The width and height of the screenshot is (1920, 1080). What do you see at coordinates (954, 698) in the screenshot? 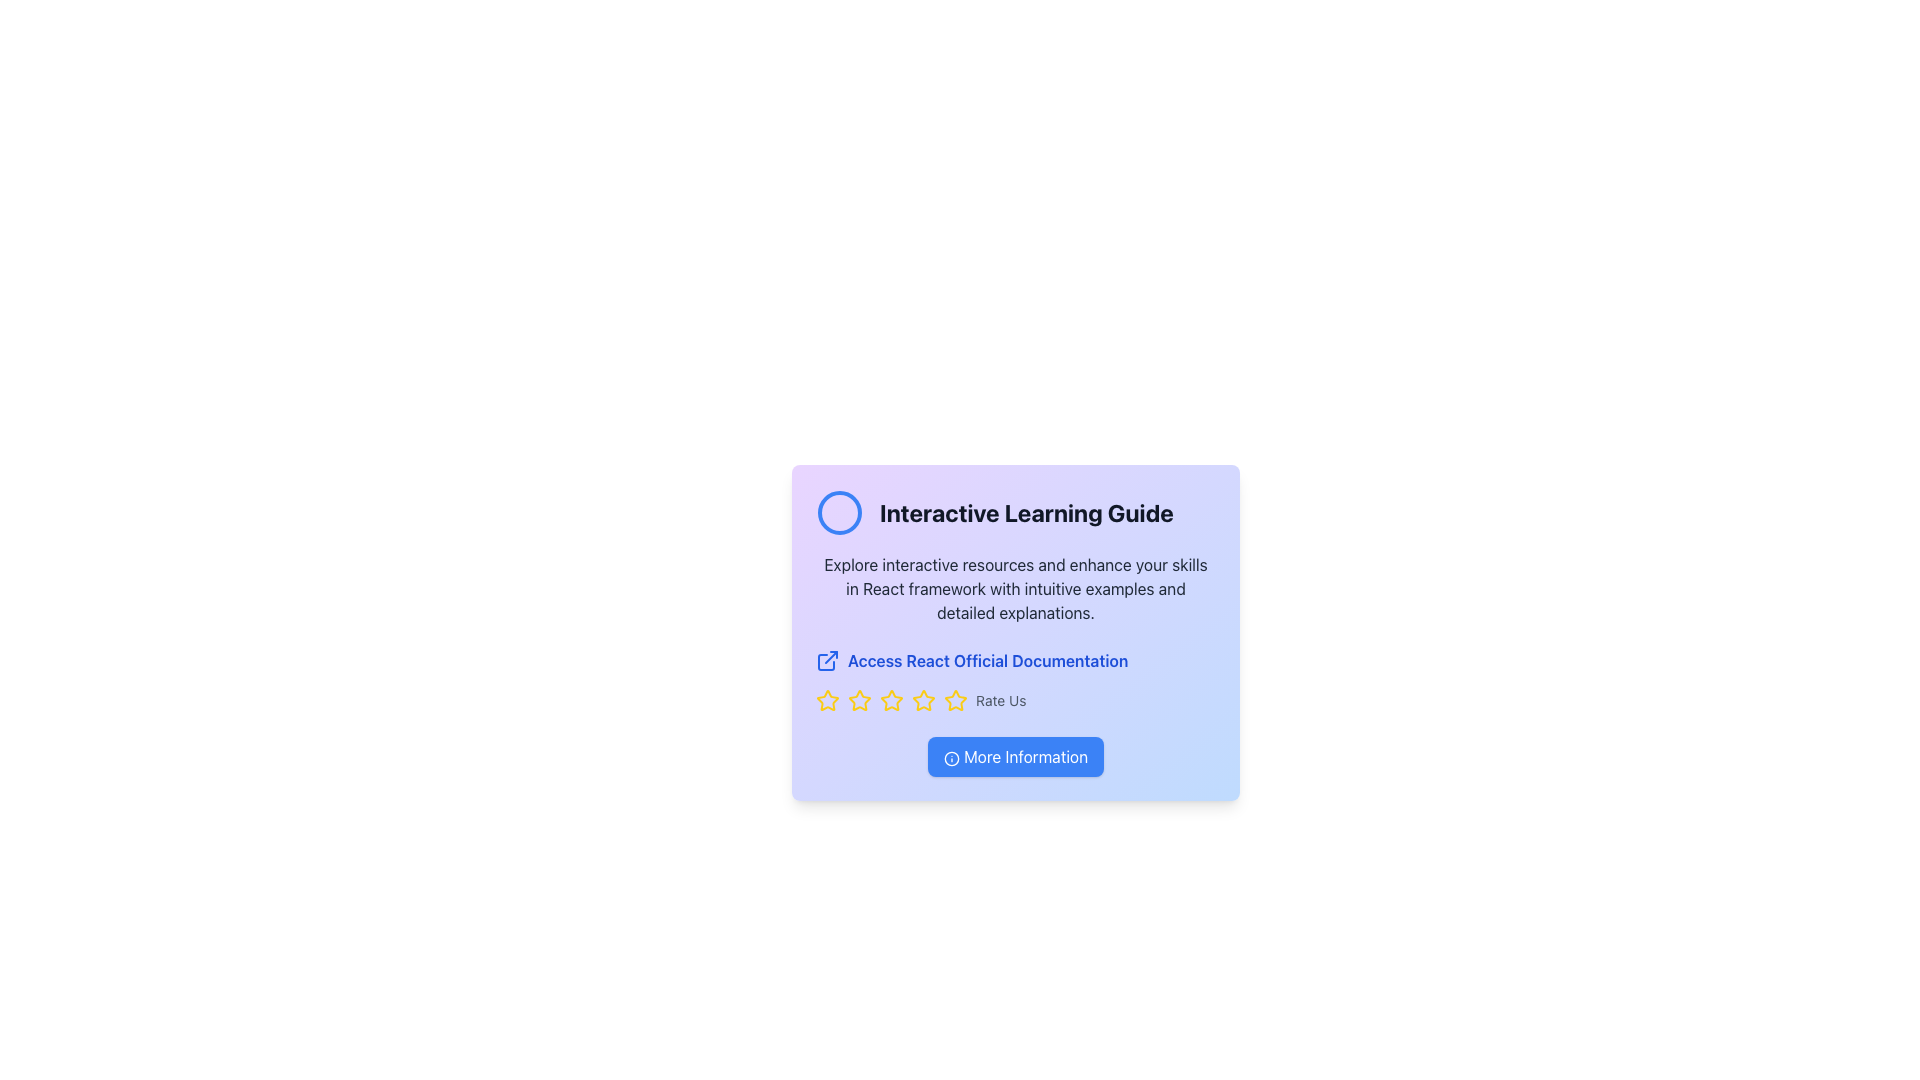
I see `the rating star icon` at bounding box center [954, 698].